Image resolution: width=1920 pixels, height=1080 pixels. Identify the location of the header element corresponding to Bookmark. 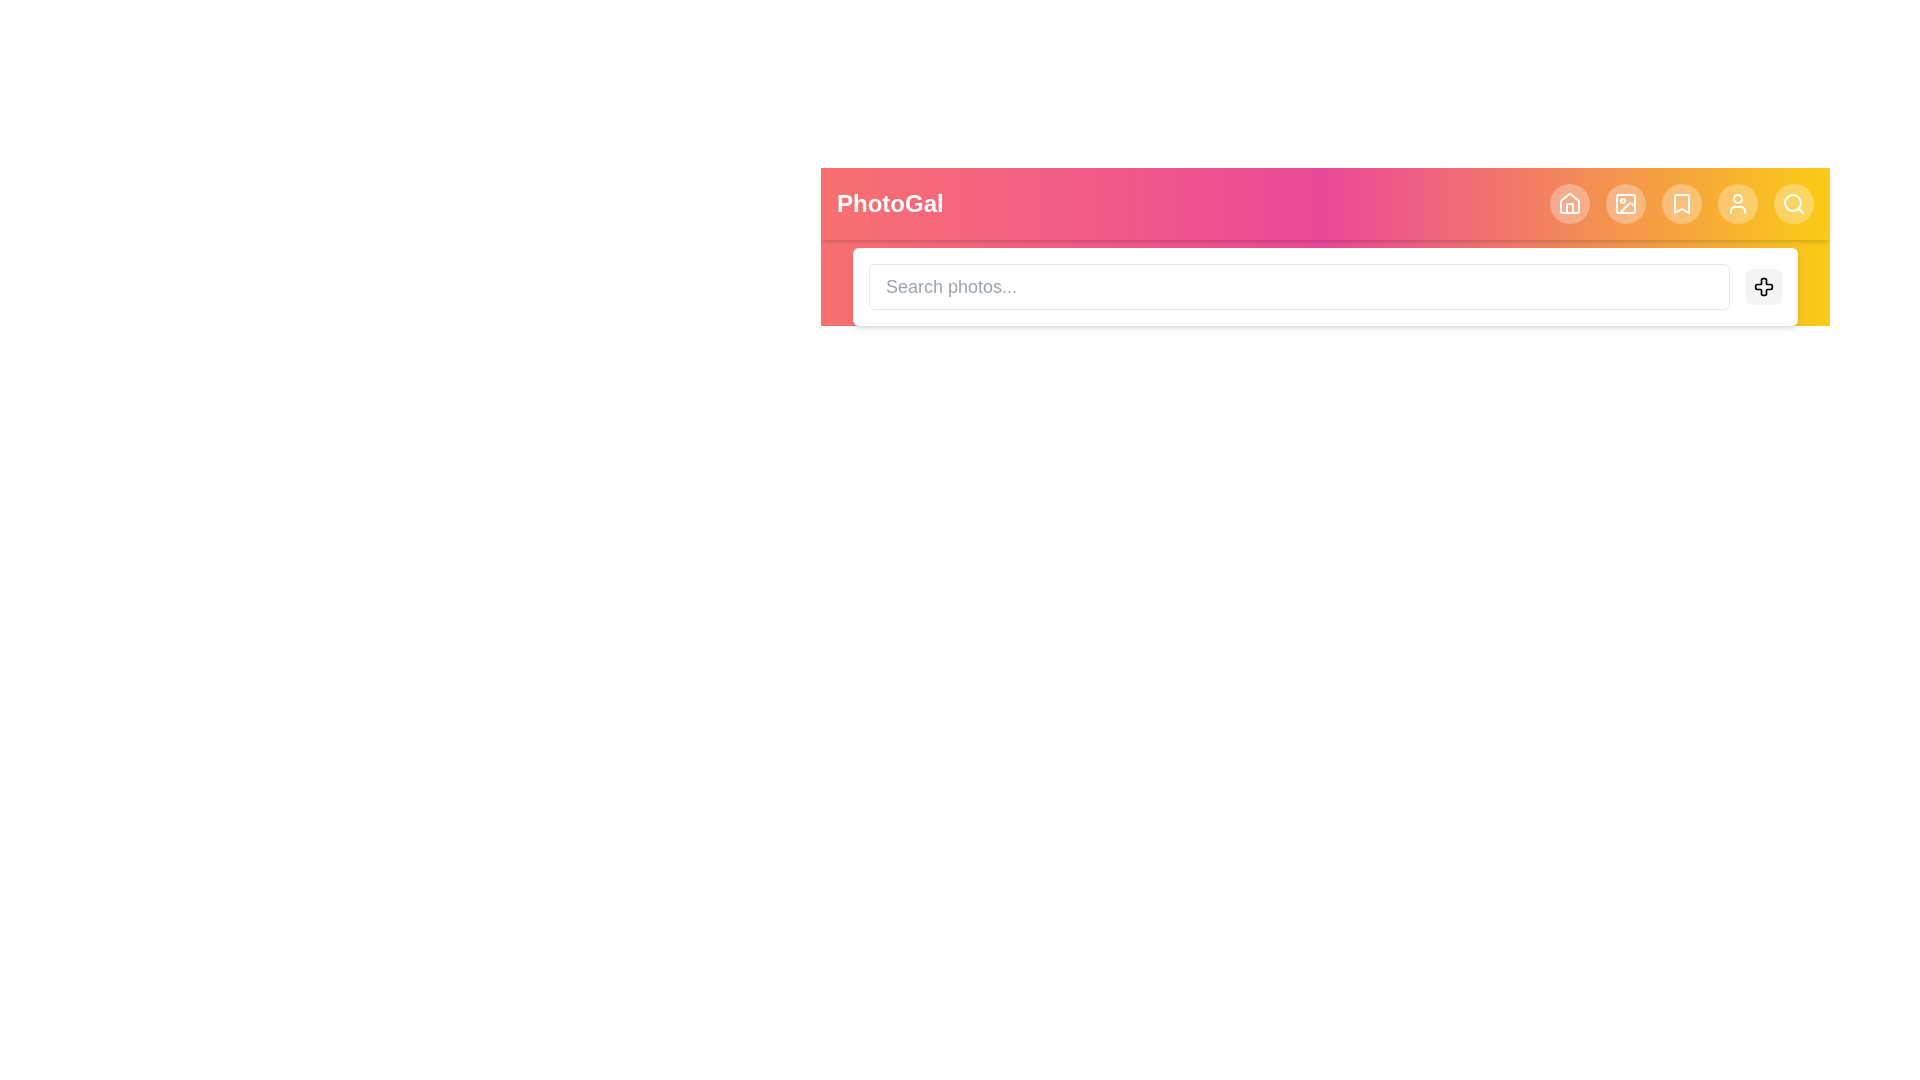
(1680, 204).